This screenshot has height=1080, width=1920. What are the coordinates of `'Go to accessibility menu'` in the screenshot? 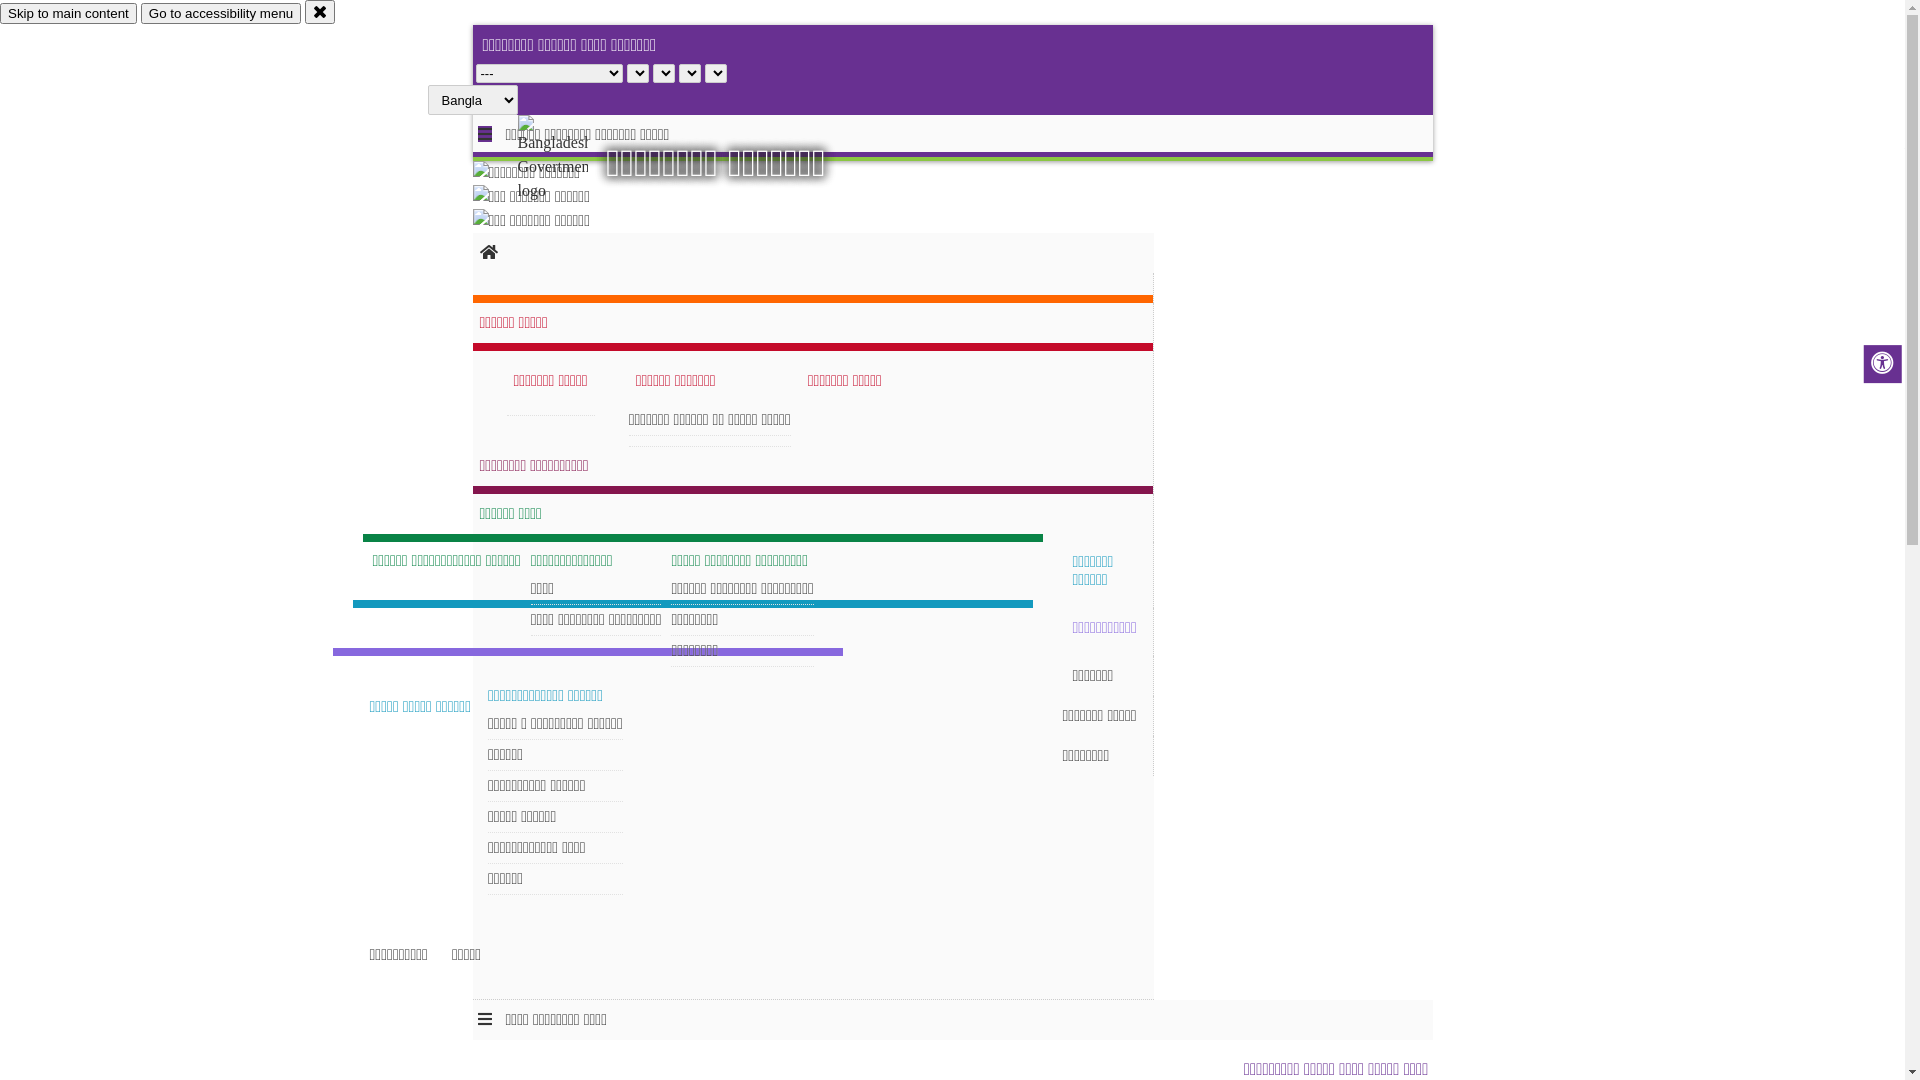 It's located at (220, 13).